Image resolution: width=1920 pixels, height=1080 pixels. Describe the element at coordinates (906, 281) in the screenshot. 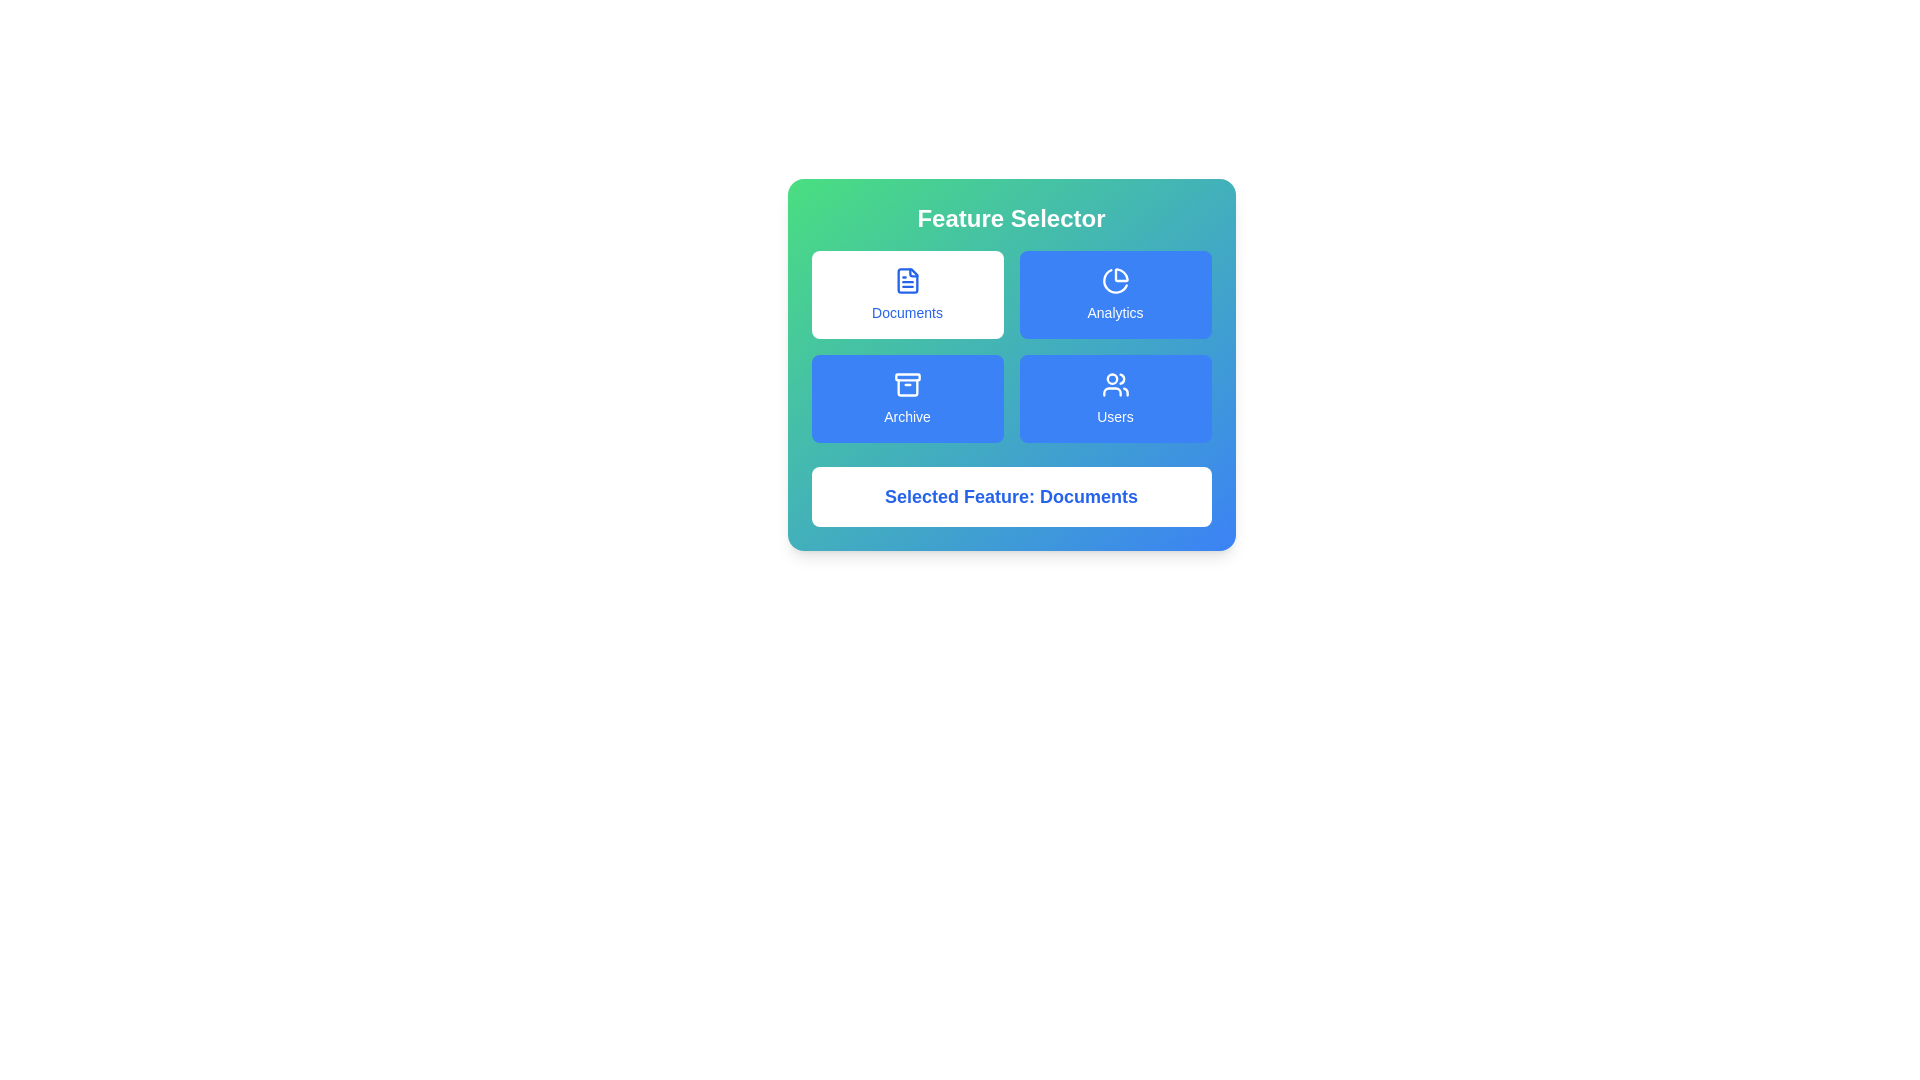

I see `the 'Documents' SVG Icon located centrally within the upper-left white button of the 'Feature Selector' panel` at that location.